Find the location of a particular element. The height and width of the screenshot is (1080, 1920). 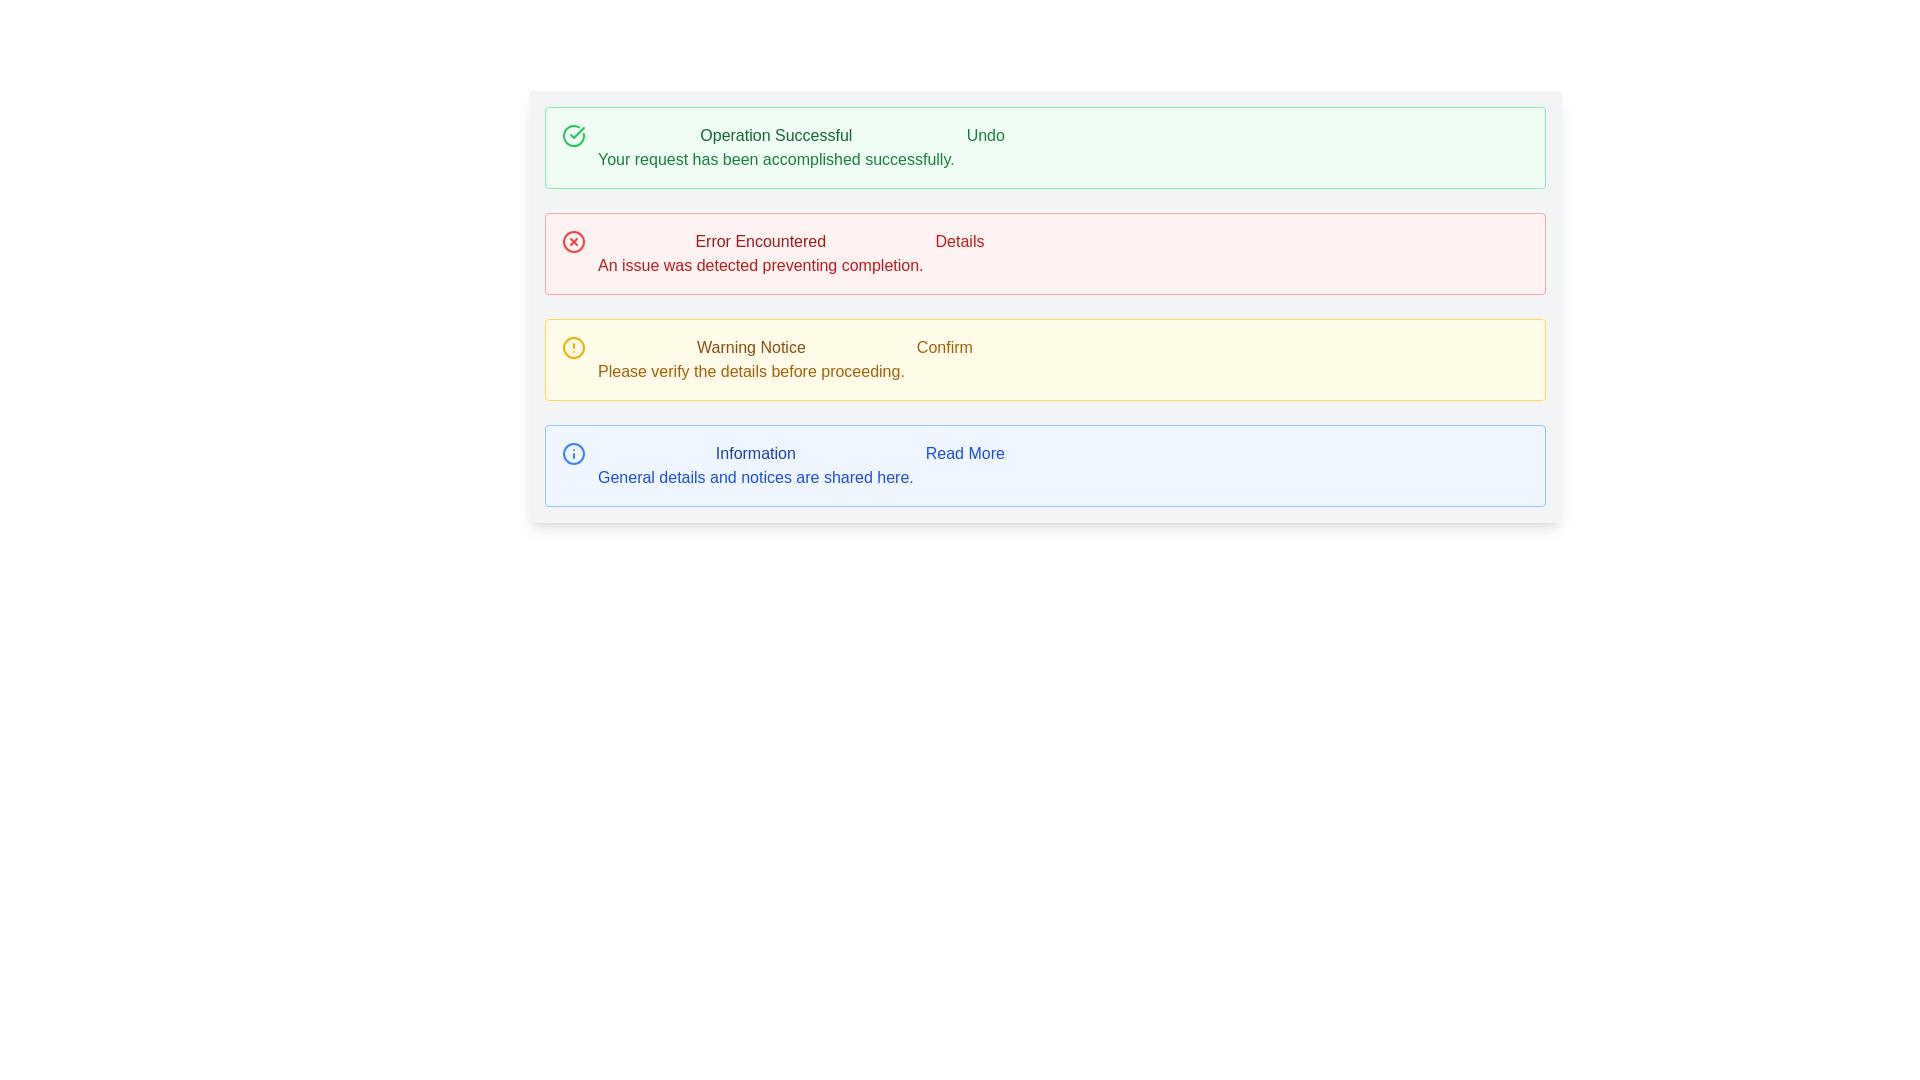

the 'Details' button within the error Notification or Alert Box, which is the second notification in a vertical stack of four notifications is located at coordinates (1044, 253).